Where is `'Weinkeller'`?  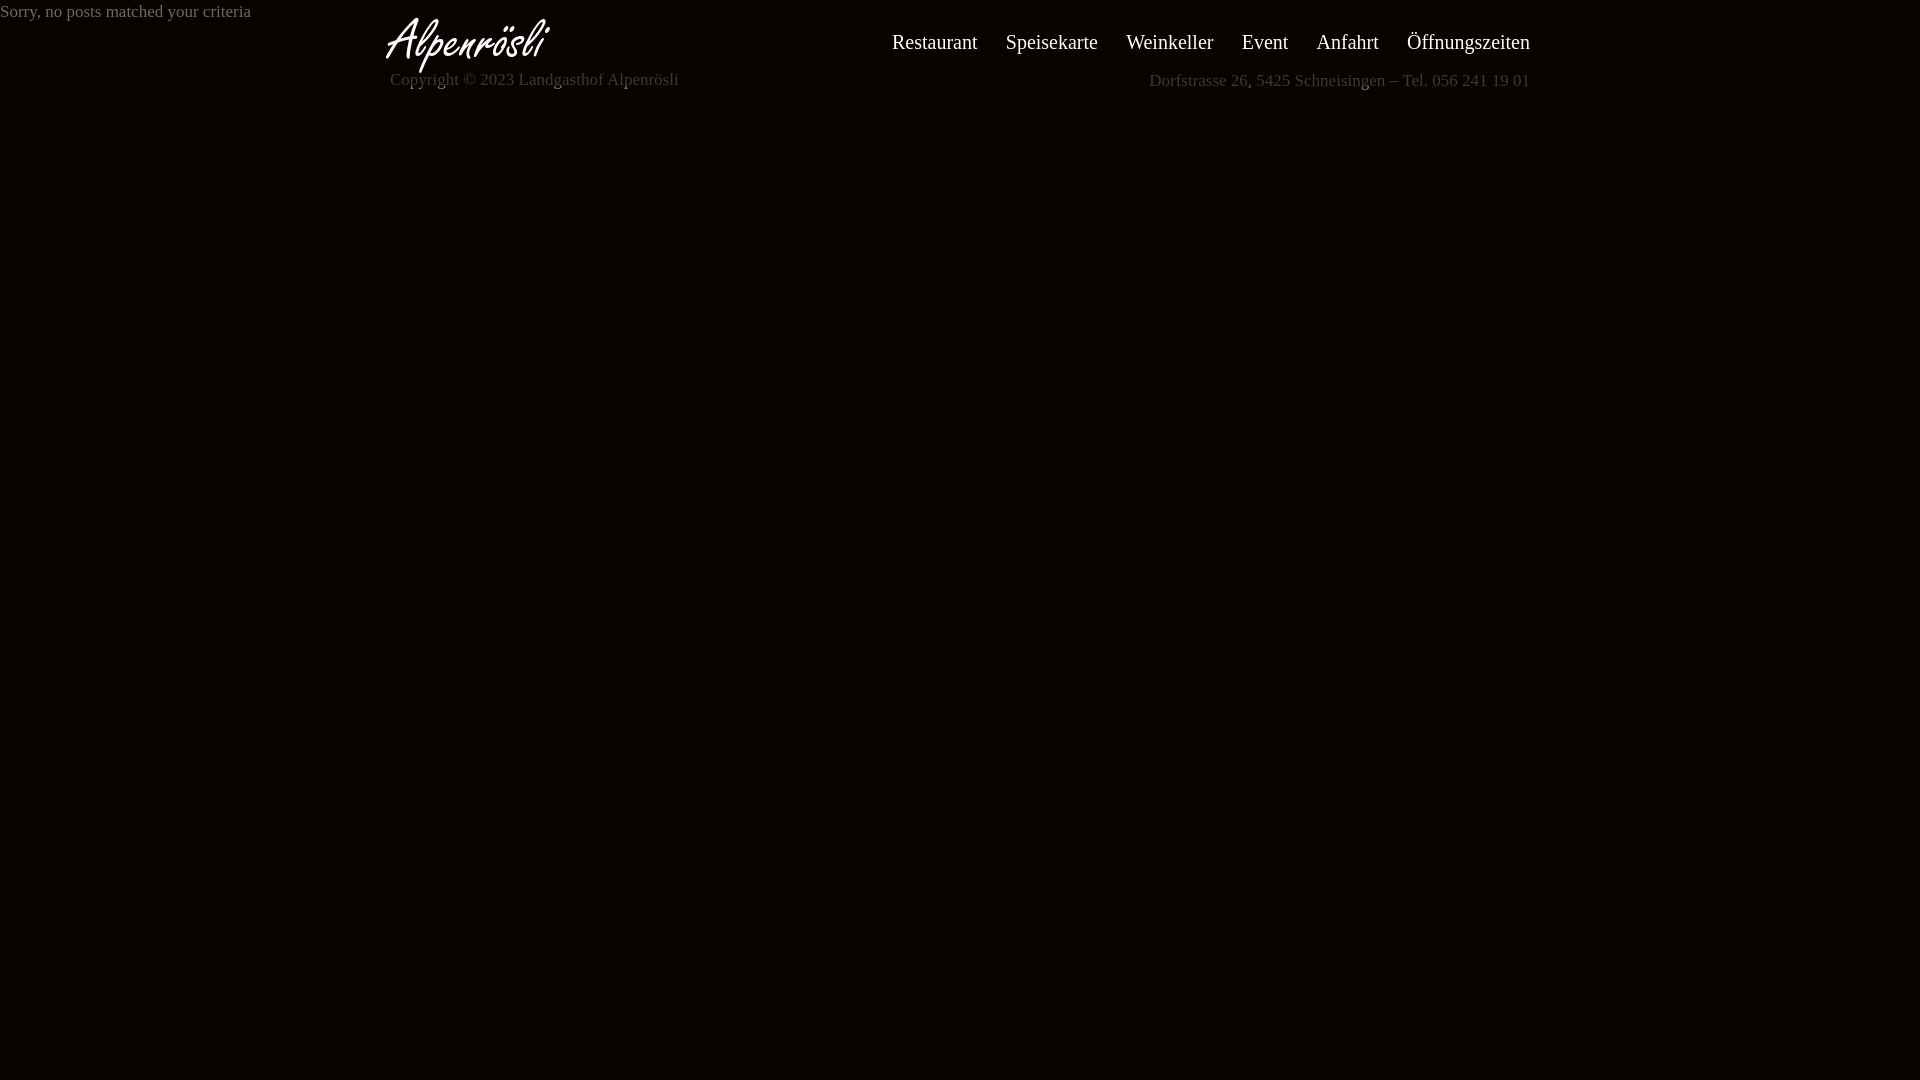 'Weinkeller' is located at coordinates (1169, 42).